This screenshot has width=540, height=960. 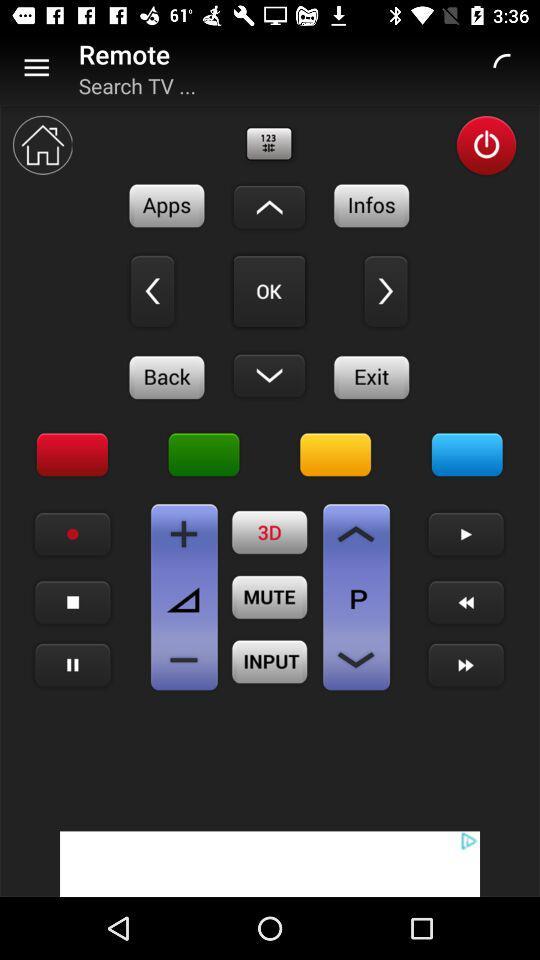 What do you see at coordinates (386, 290) in the screenshot?
I see `right directional movement button` at bounding box center [386, 290].